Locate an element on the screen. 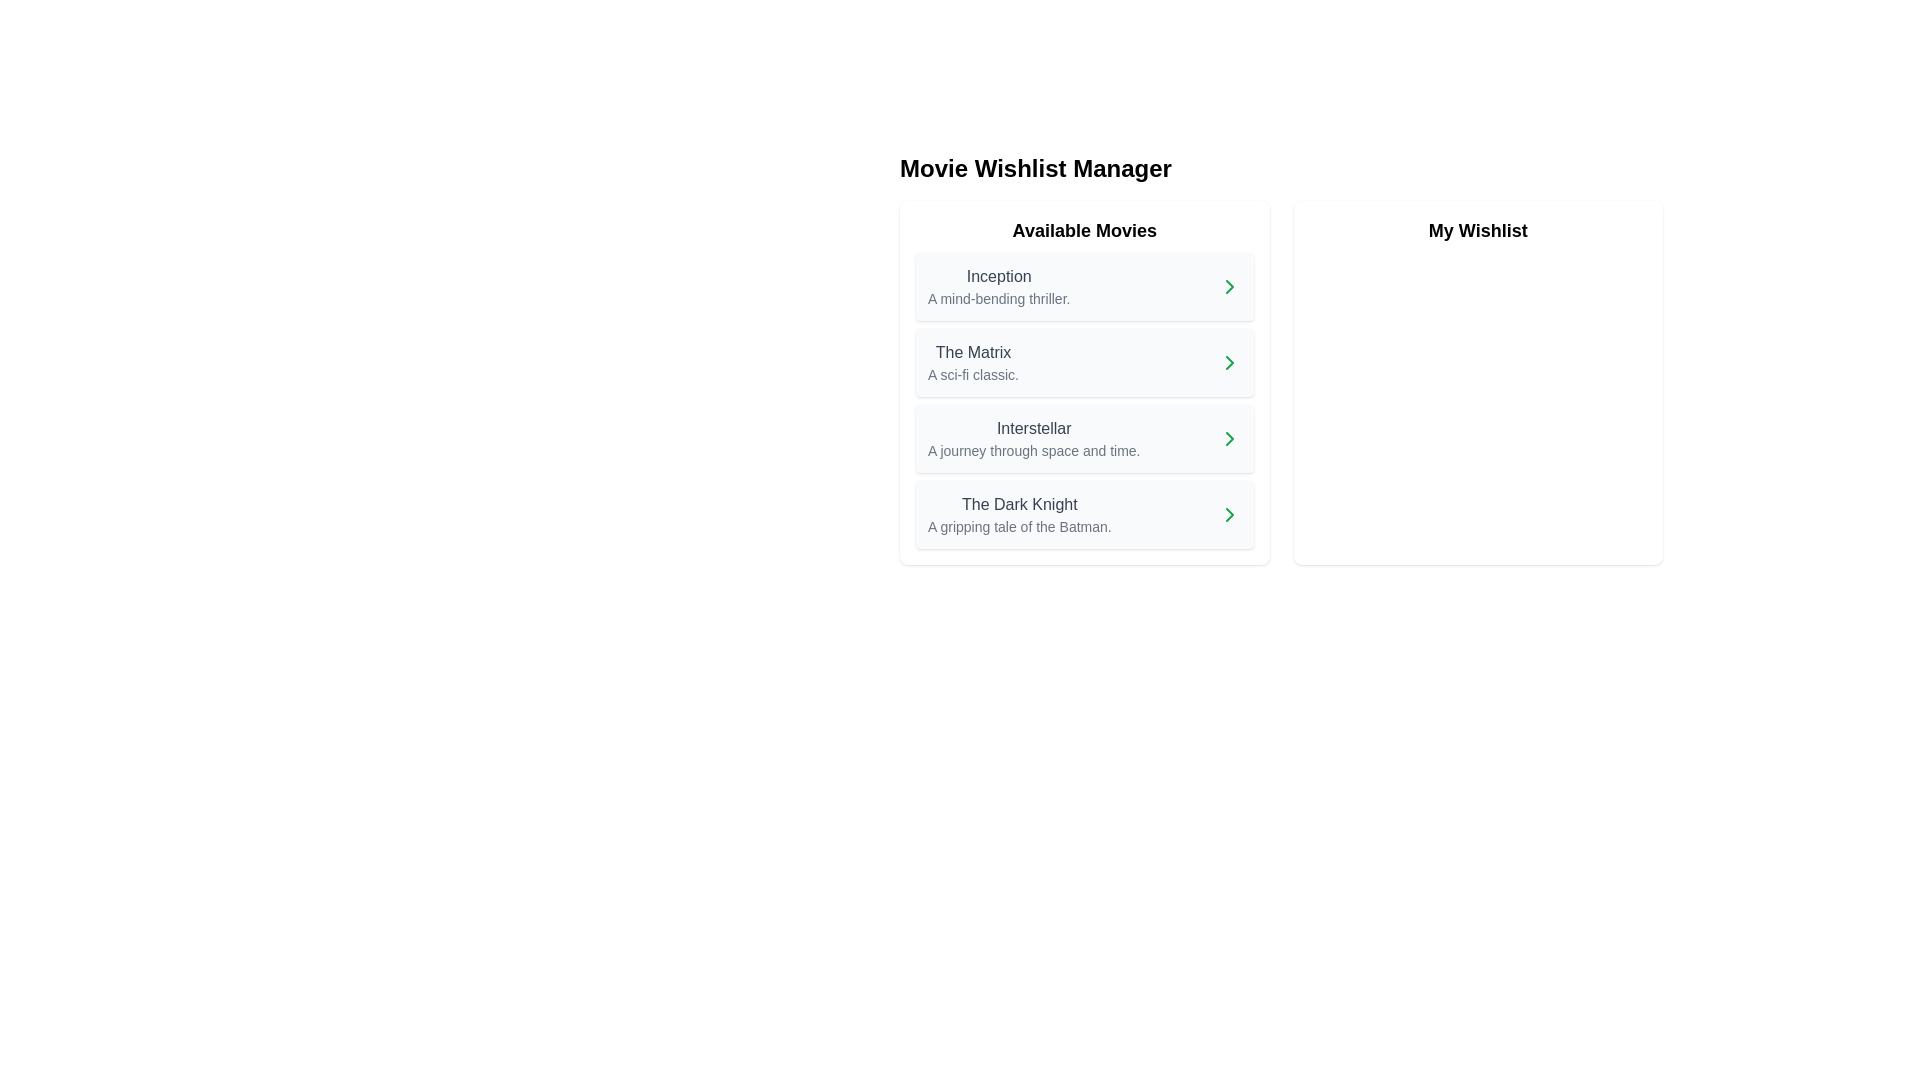  text label displaying 'A mind-bending thriller.' located below the title 'Inception' in the 'Available Movies' section is located at coordinates (999, 299).